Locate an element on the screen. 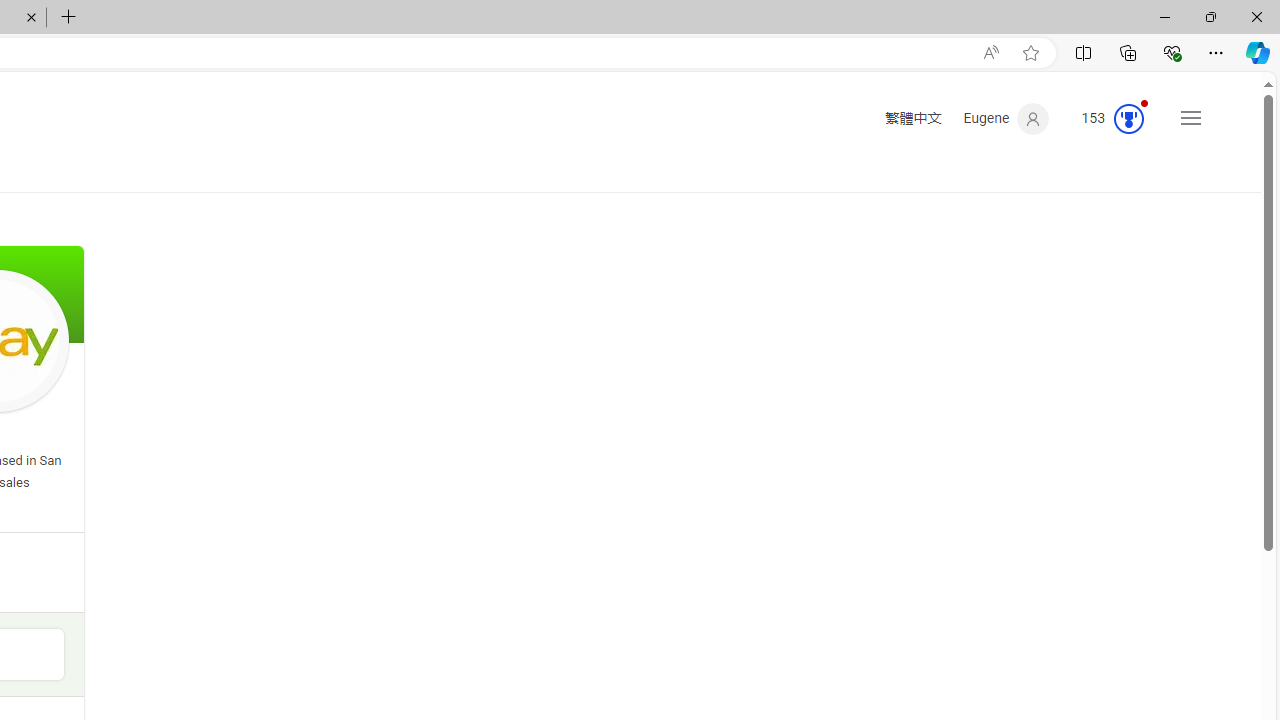 This screenshot has height=720, width=1280. 'Eugene' is located at coordinates (1006, 119).